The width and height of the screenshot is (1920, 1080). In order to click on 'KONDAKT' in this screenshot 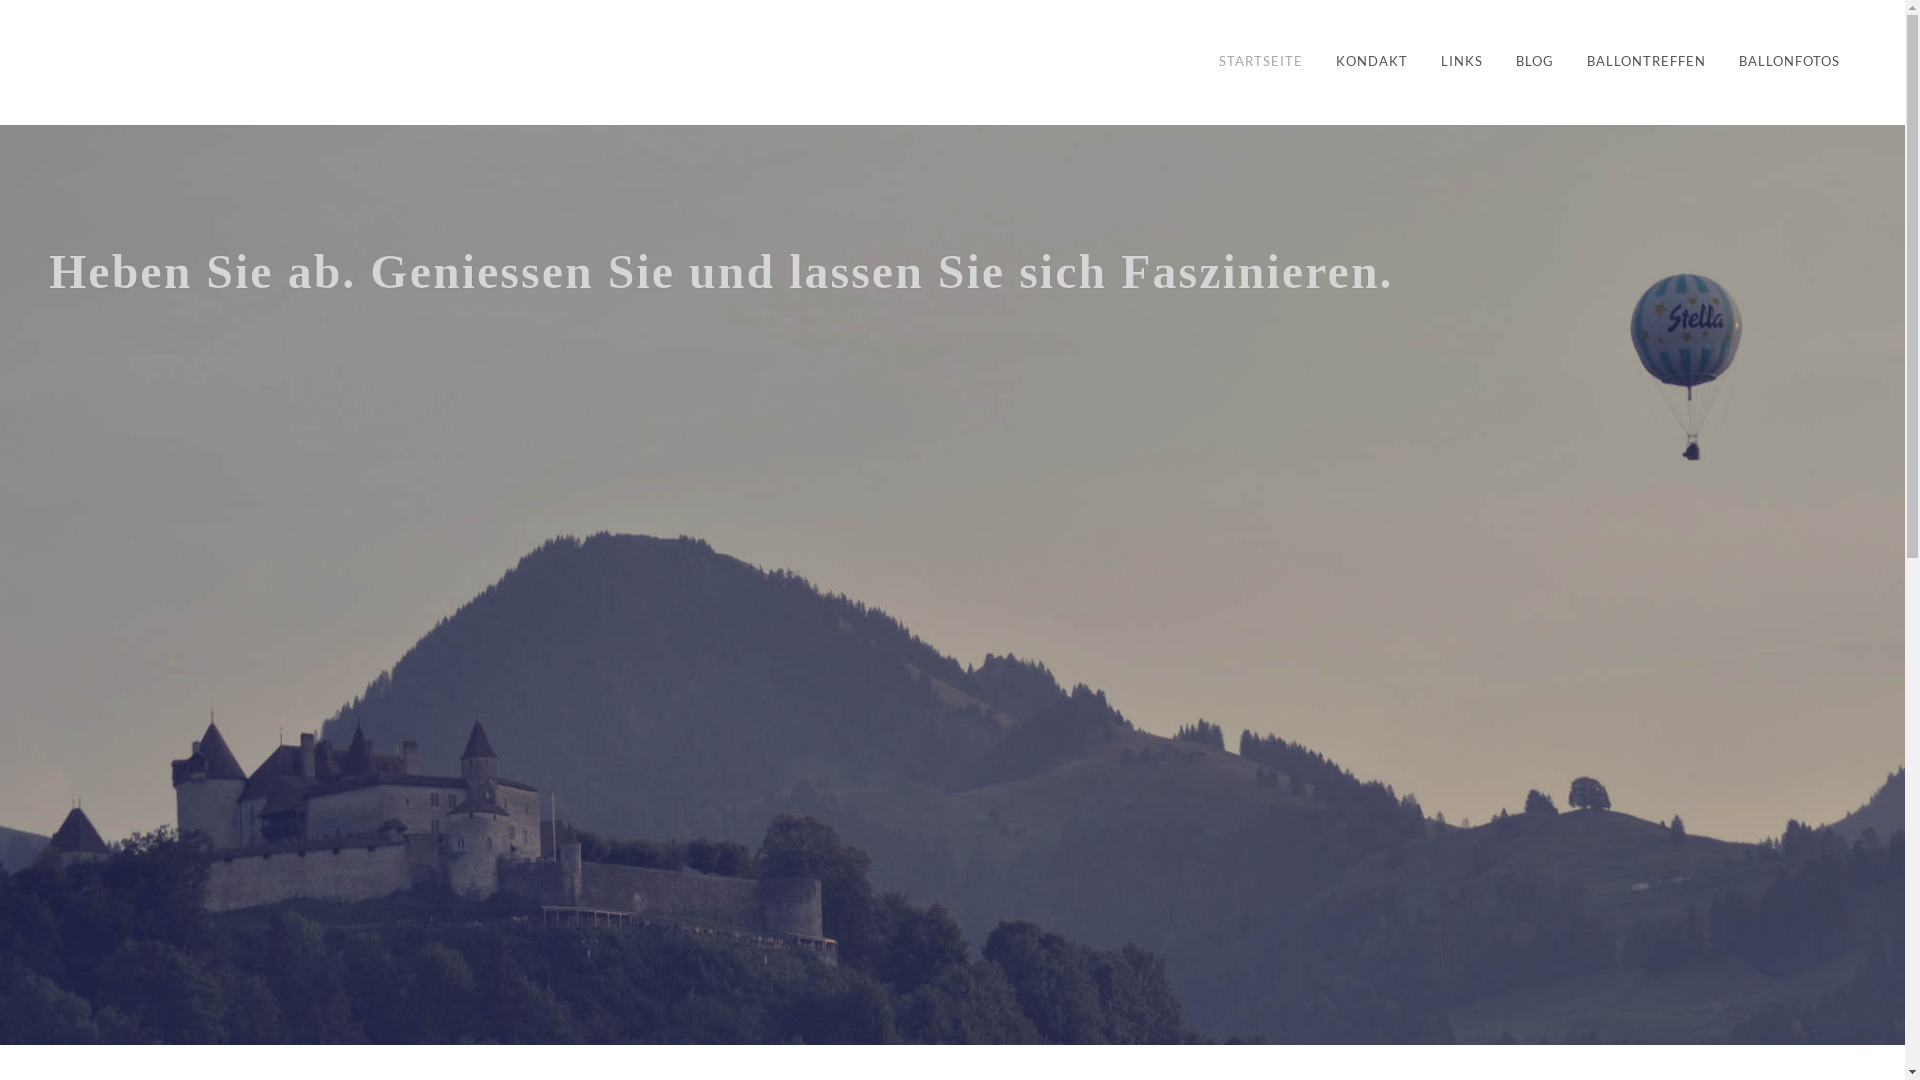, I will do `click(1320, 61)`.